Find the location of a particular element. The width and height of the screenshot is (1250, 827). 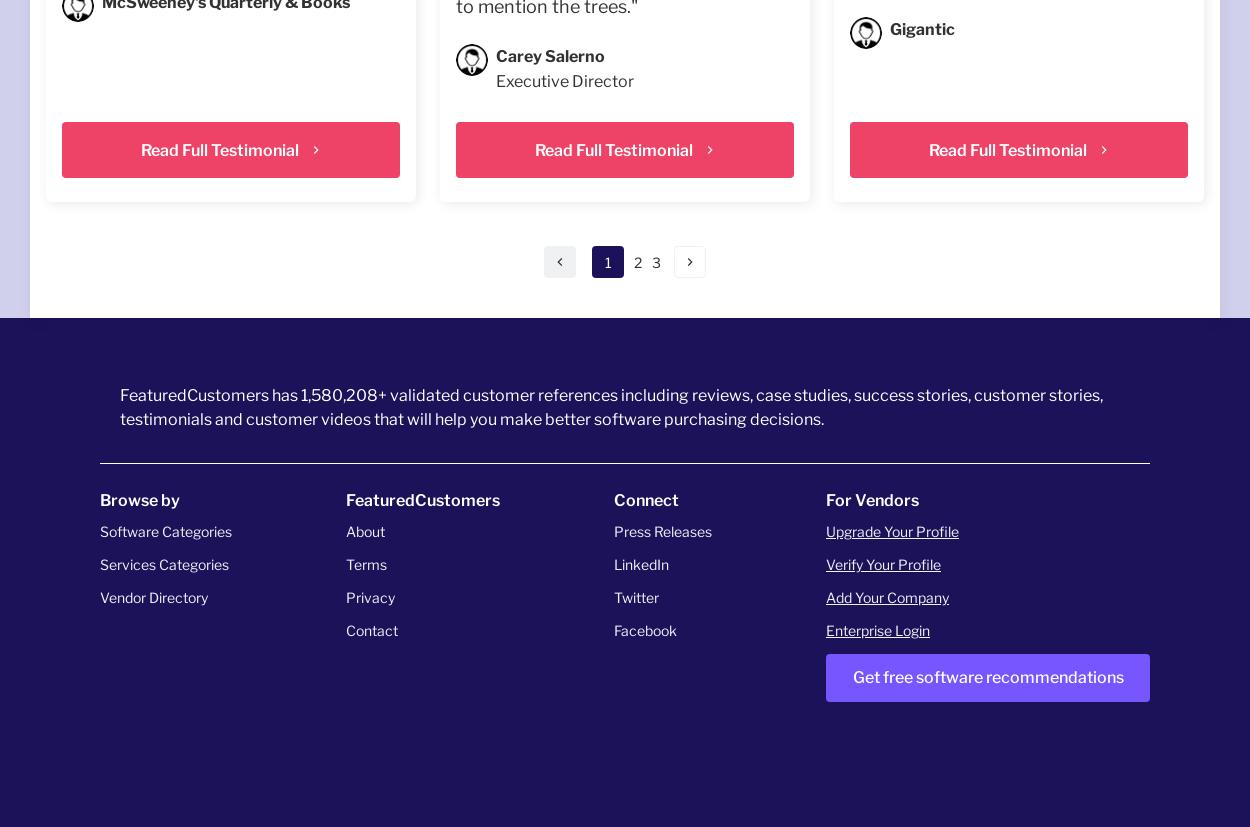

'Vendor Directory' is located at coordinates (154, 597).